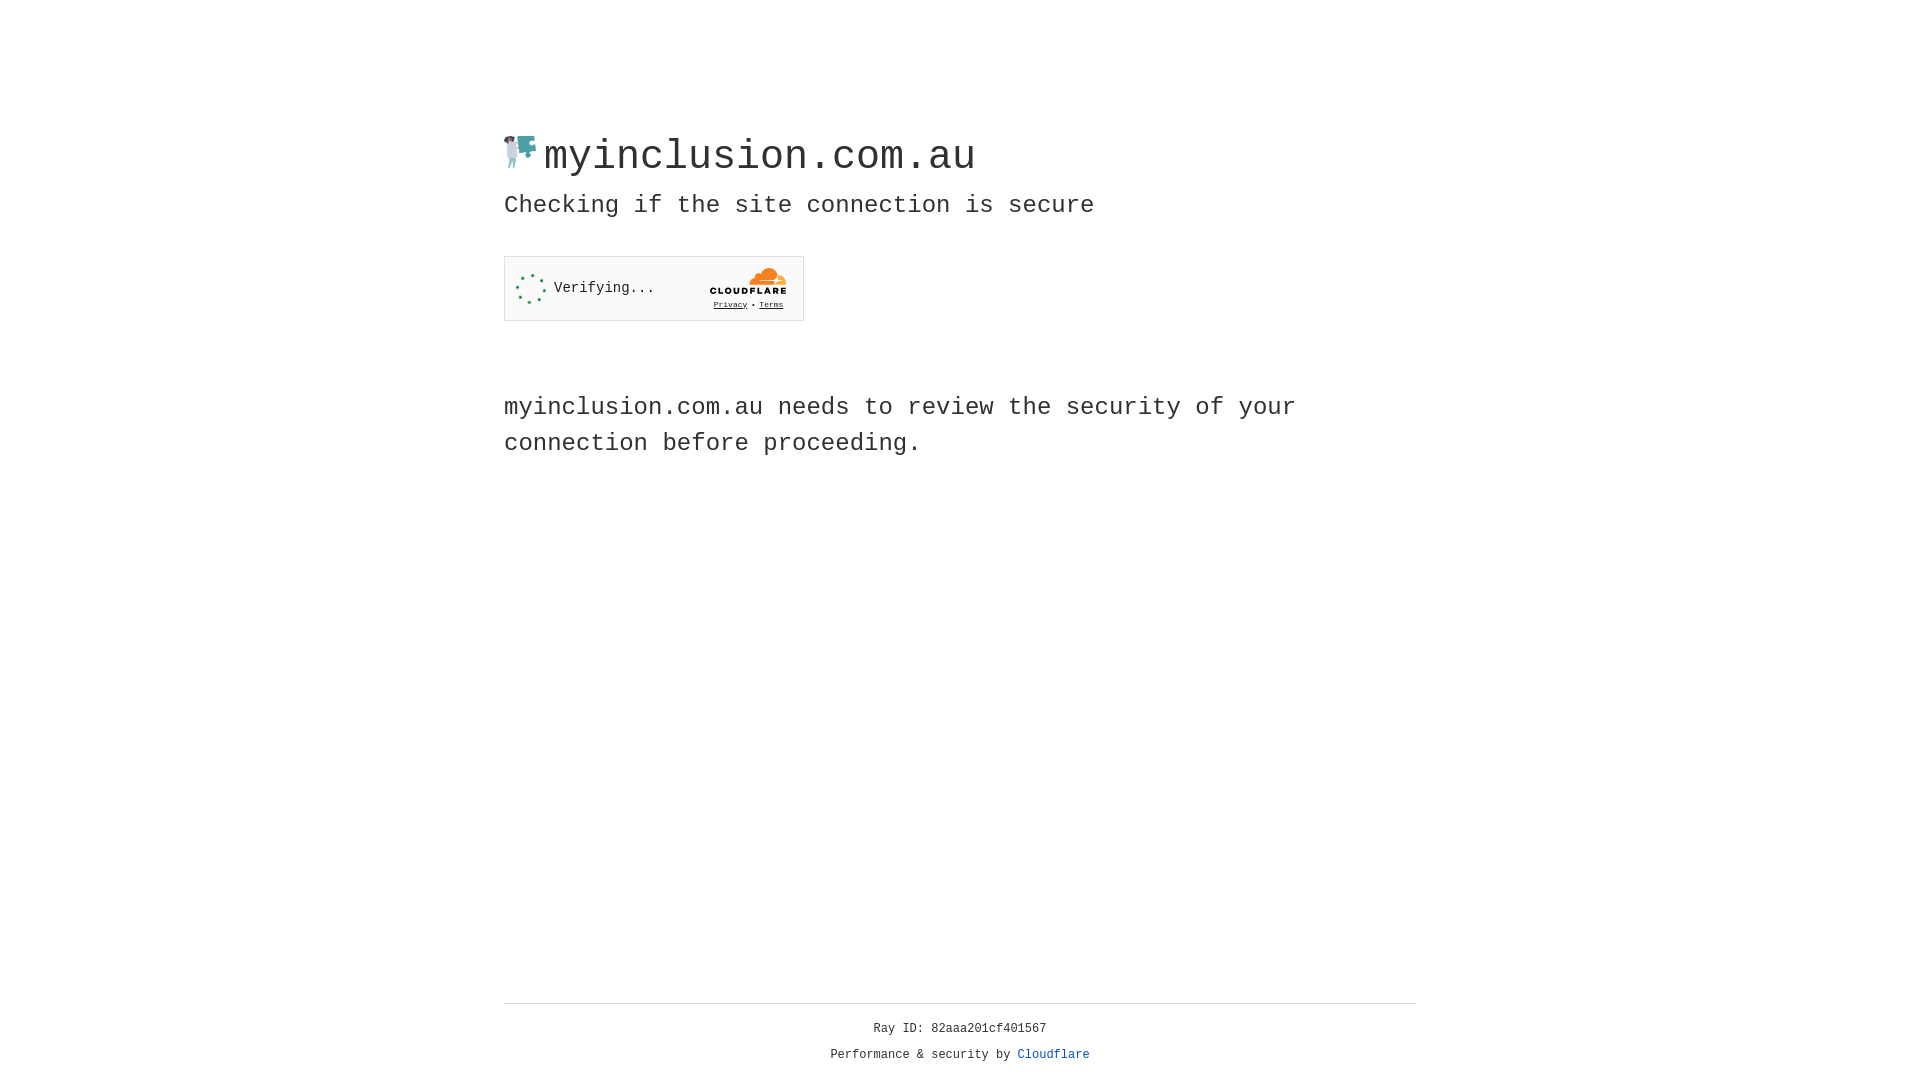 Image resolution: width=1920 pixels, height=1080 pixels. What do you see at coordinates (1053, 1054) in the screenshot?
I see `'Cloudflare'` at bounding box center [1053, 1054].